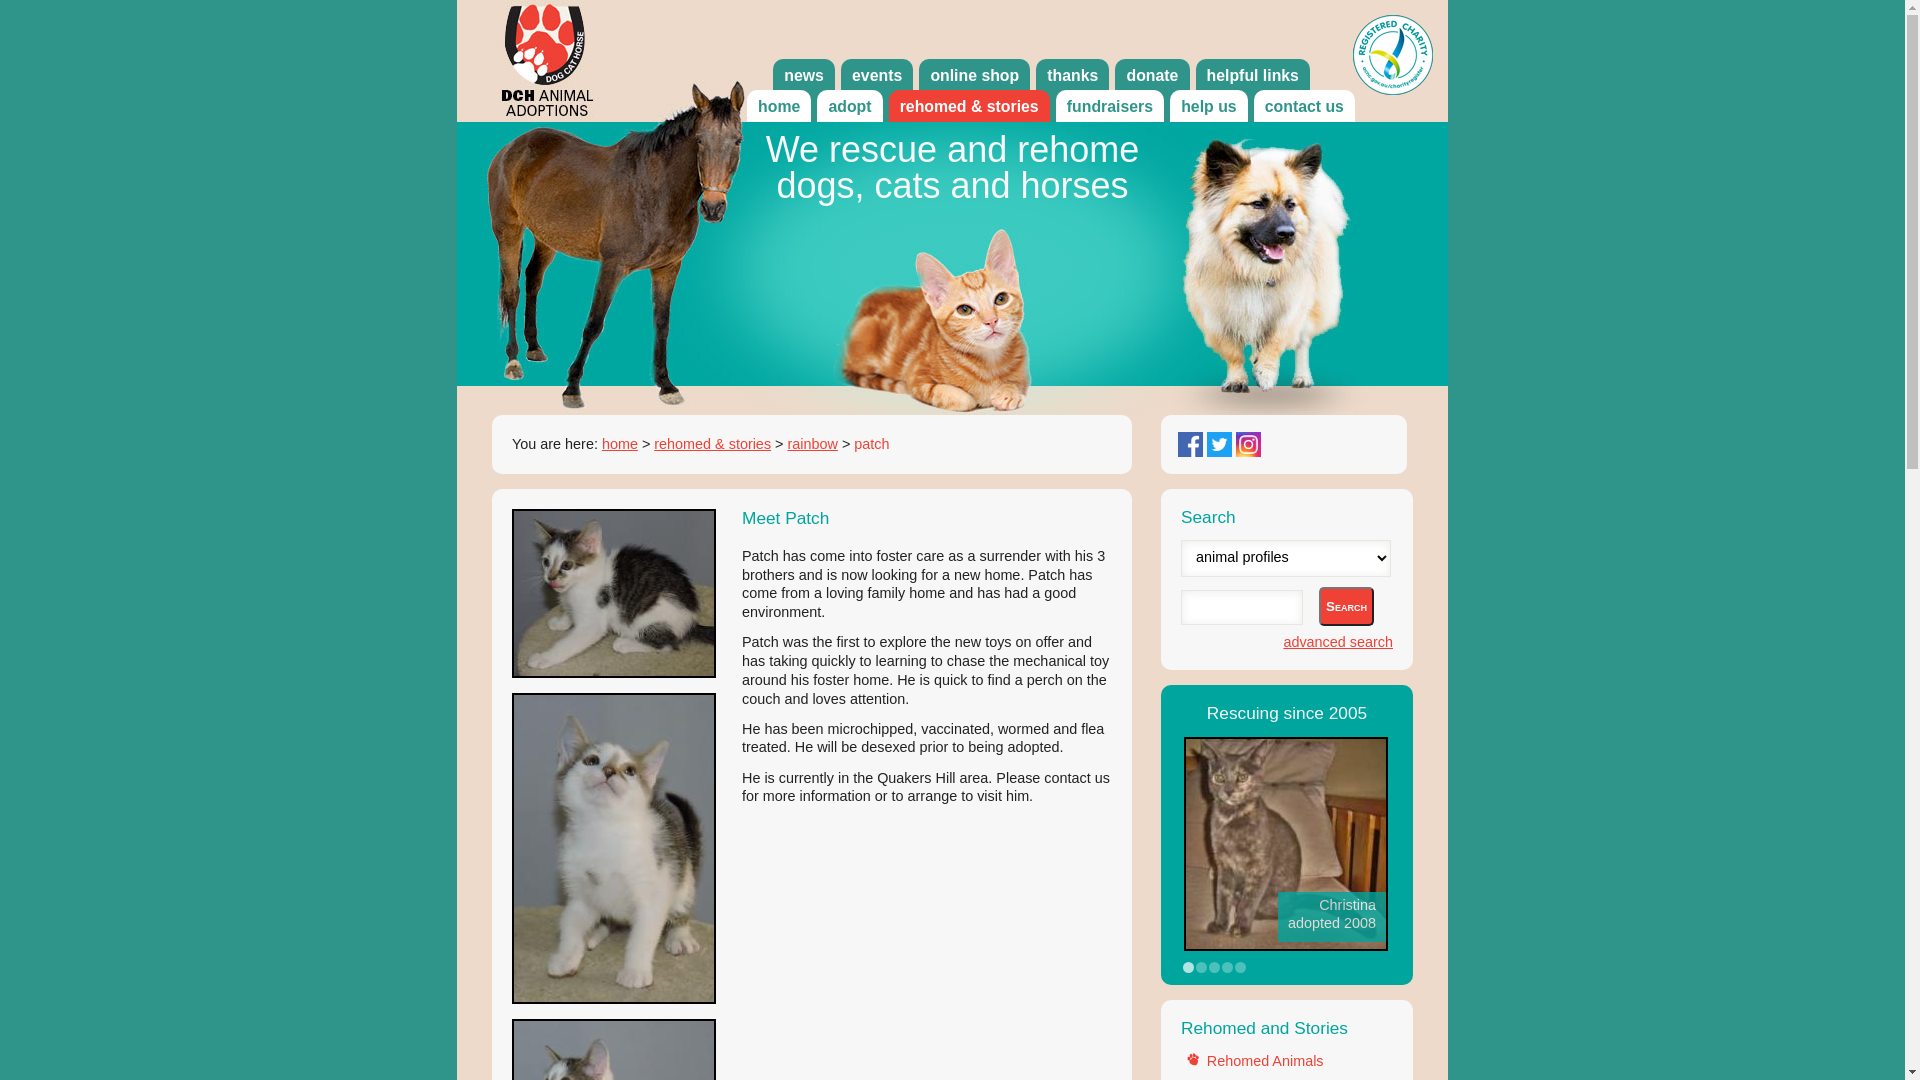  What do you see at coordinates (974, 75) in the screenshot?
I see `'online shop'` at bounding box center [974, 75].